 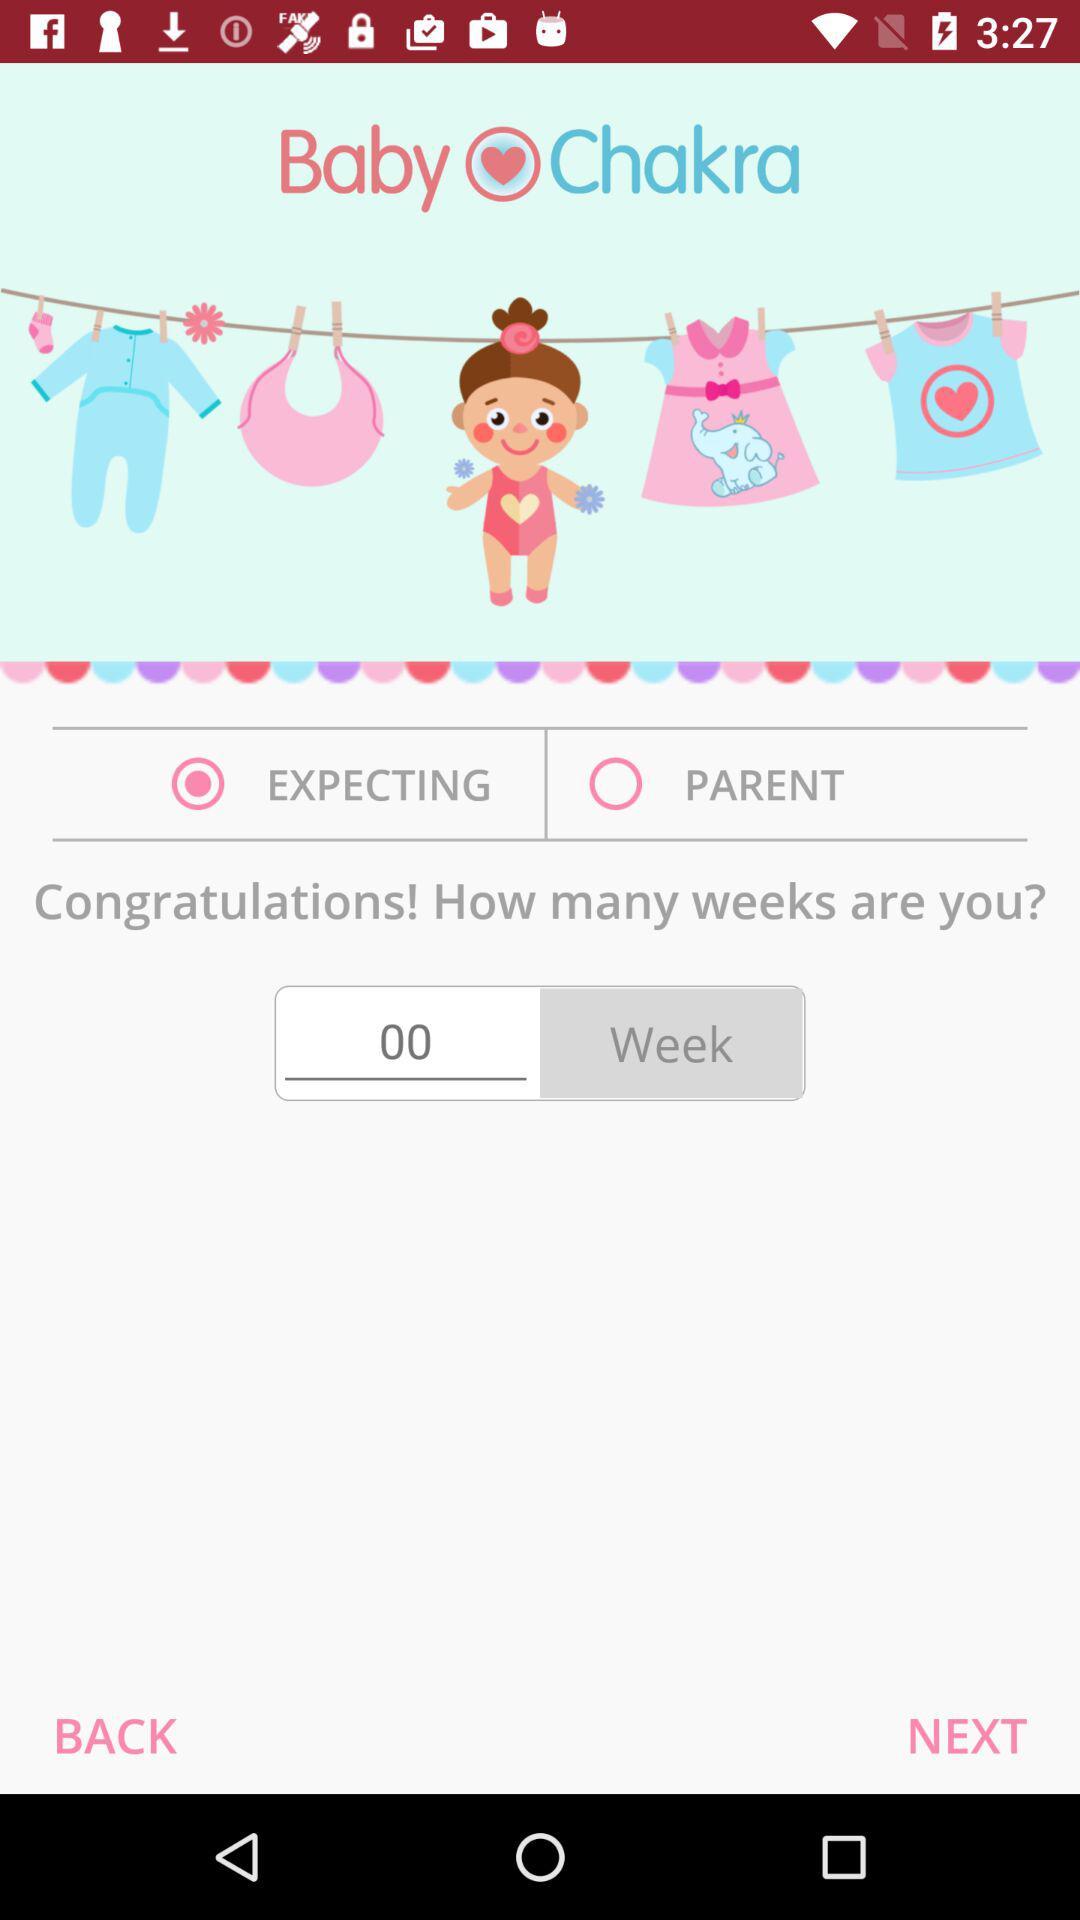 I want to click on the back, so click(x=114, y=1734).